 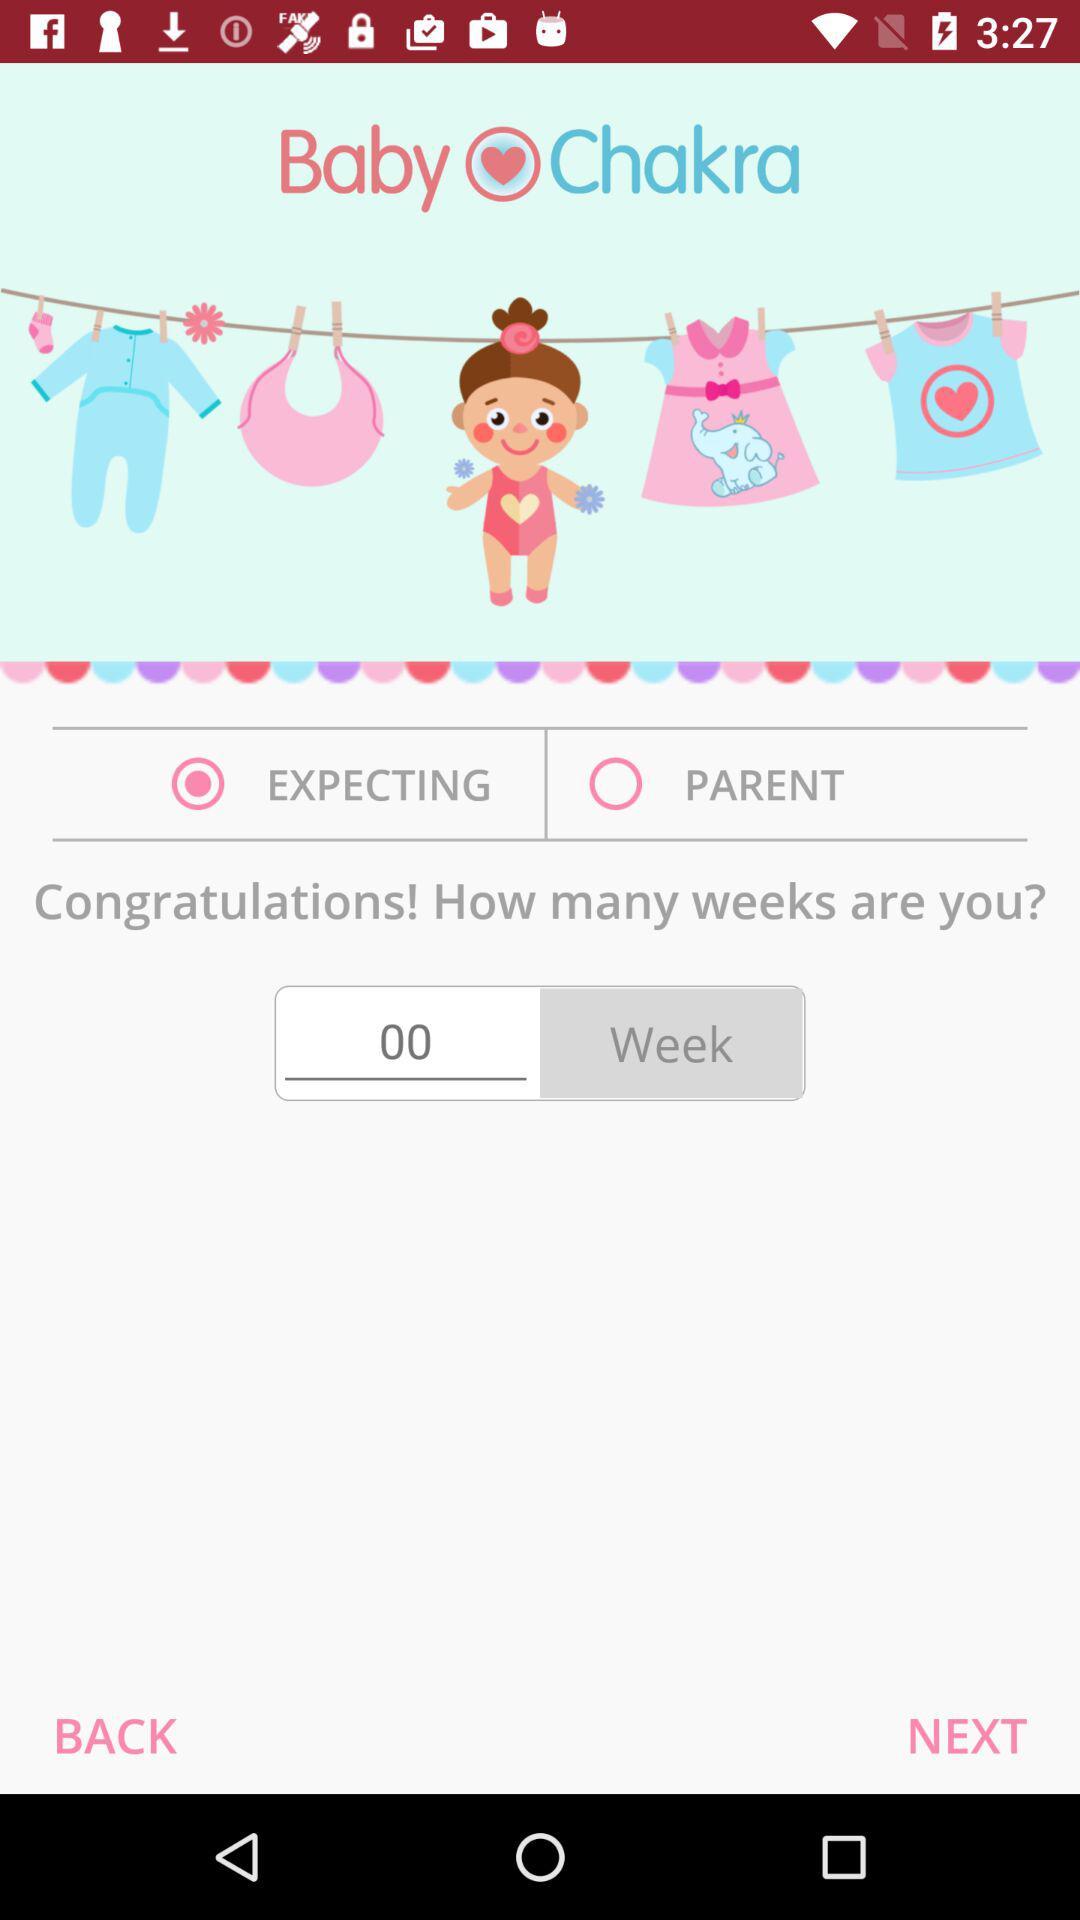 I want to click on the back, so click(x=114, y=1734).